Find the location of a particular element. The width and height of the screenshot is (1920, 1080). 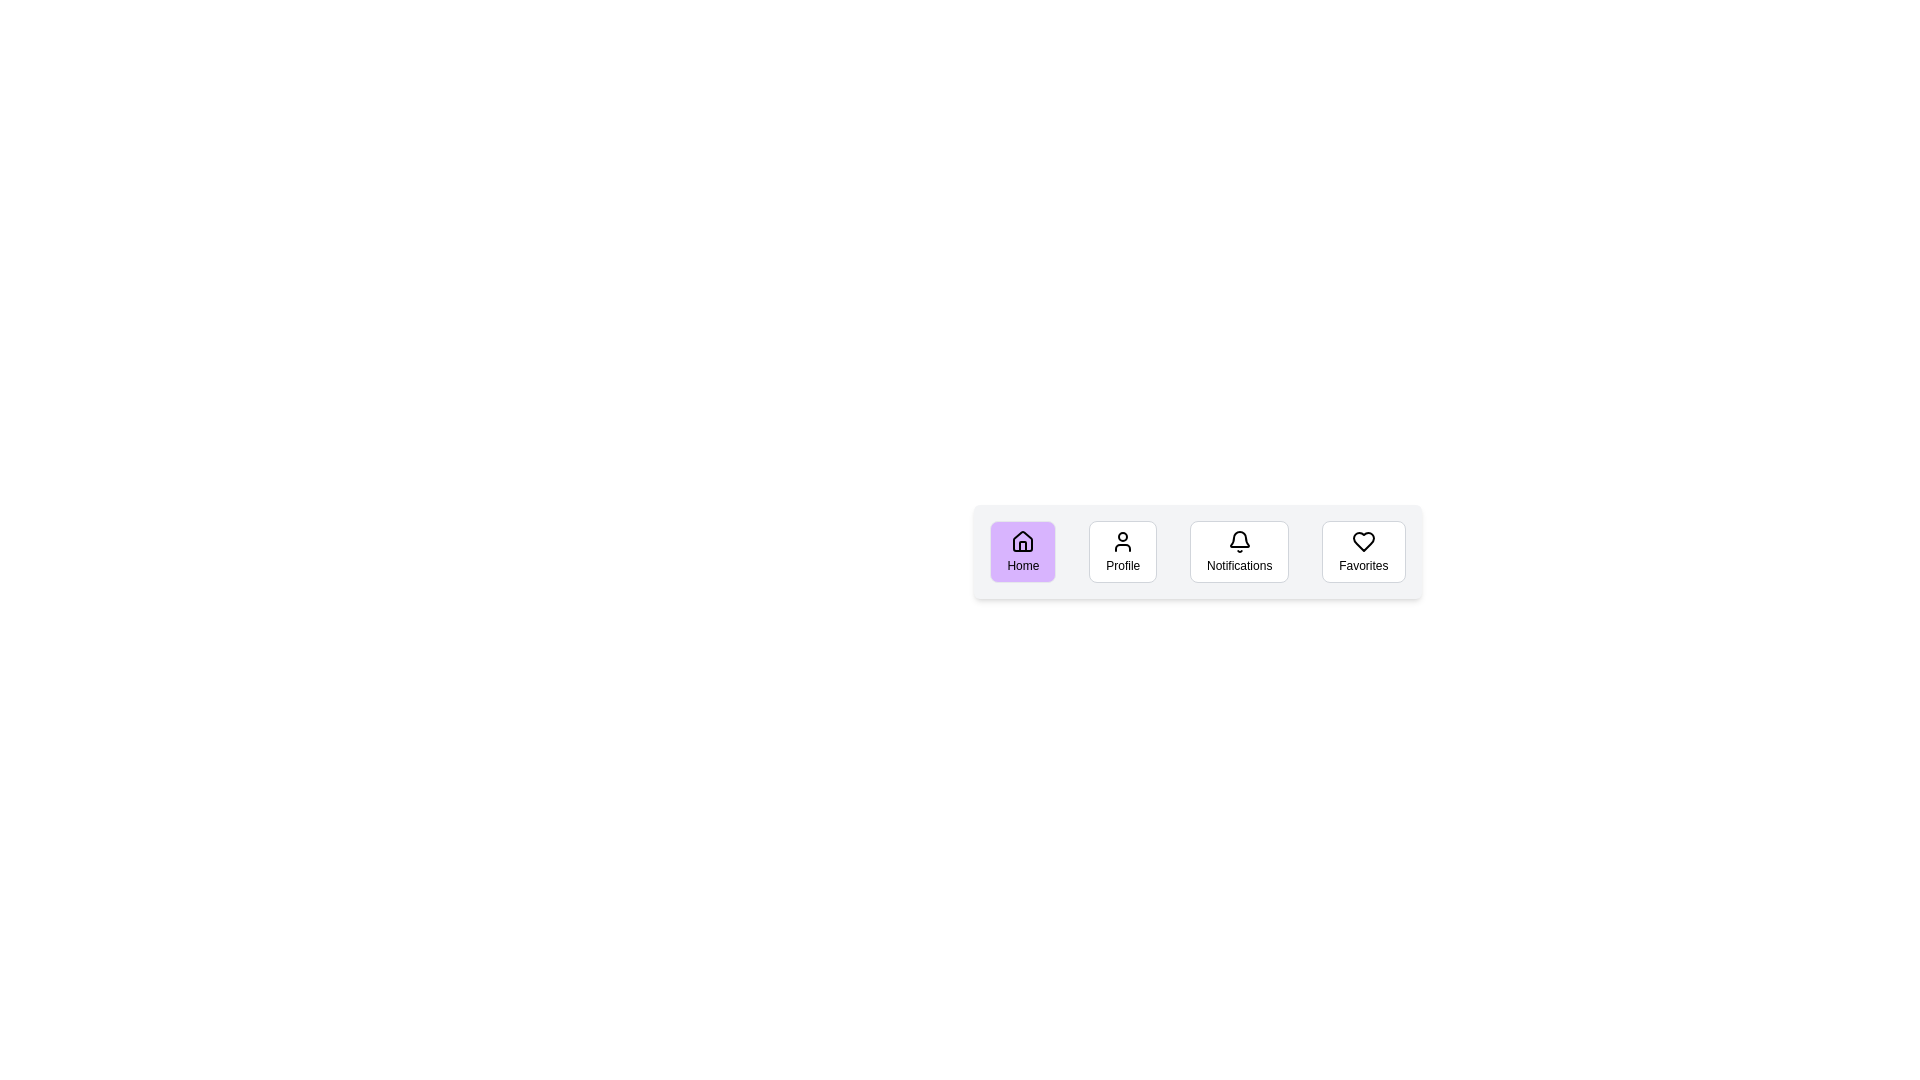

the Notifications button to navigate to the corresponding section is located at coordinates (1237, 551).